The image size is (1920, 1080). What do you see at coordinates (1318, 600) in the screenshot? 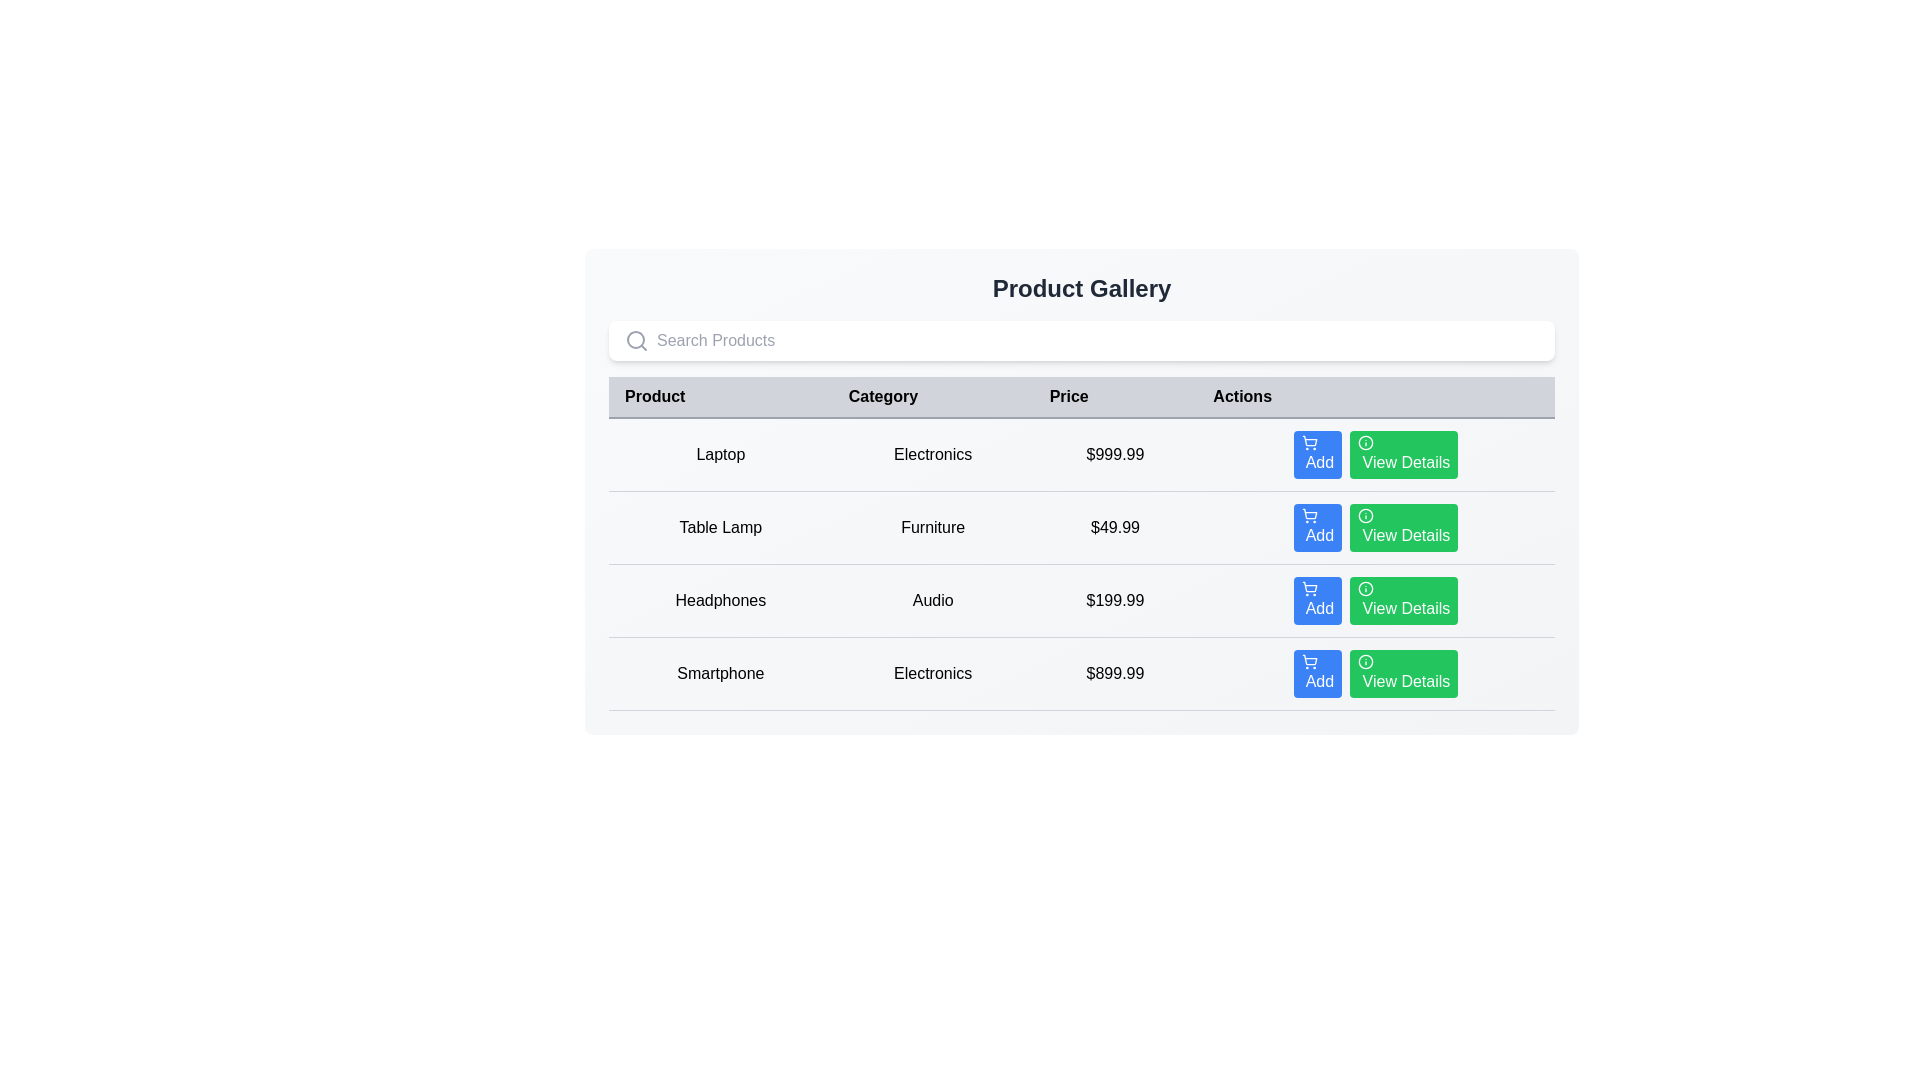
I see `the blue 'Add' button with white text and a shopping cart icon in the 'Actions' column for the 'Headphones' product` at bounding box center [1318, 600].